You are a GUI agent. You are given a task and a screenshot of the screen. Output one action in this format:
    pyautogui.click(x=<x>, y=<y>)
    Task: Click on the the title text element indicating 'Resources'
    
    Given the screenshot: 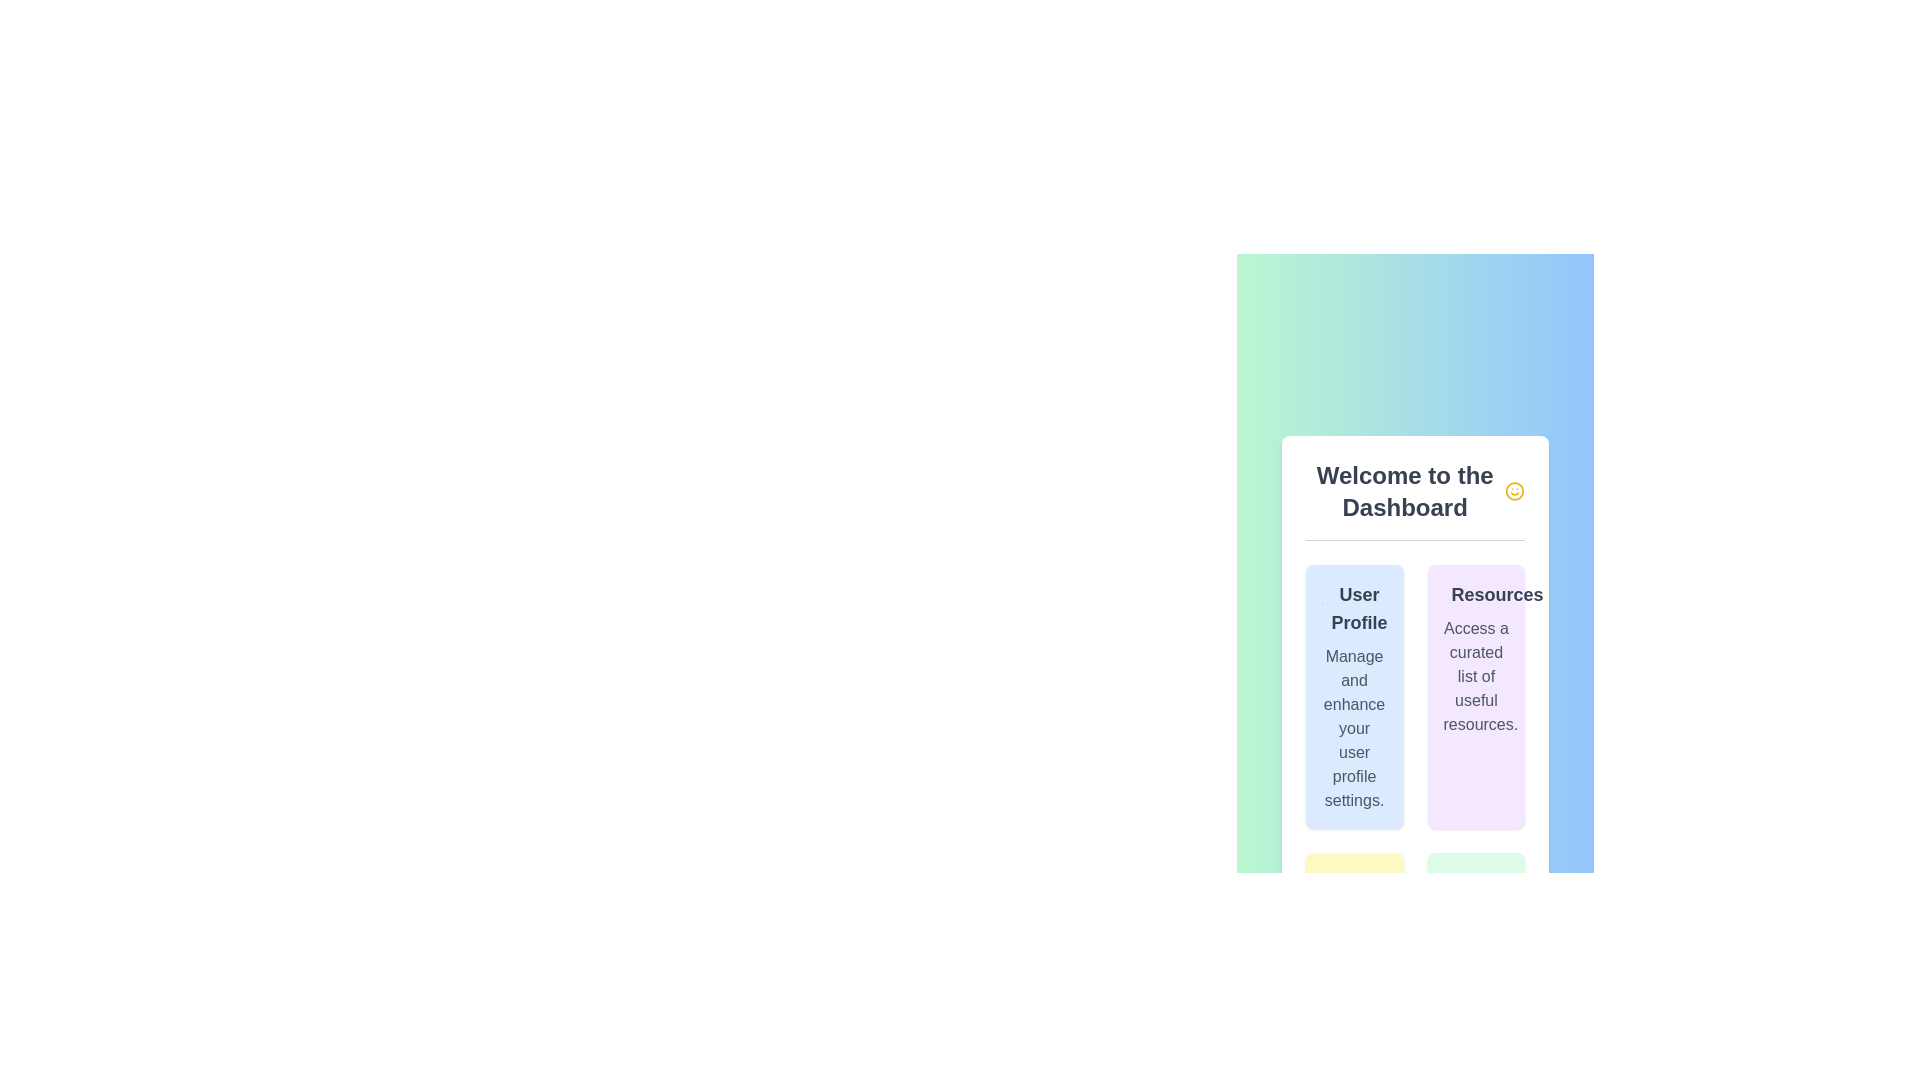 What is the action you would take?
    pyautogui.click(x=1476, y=593)
    